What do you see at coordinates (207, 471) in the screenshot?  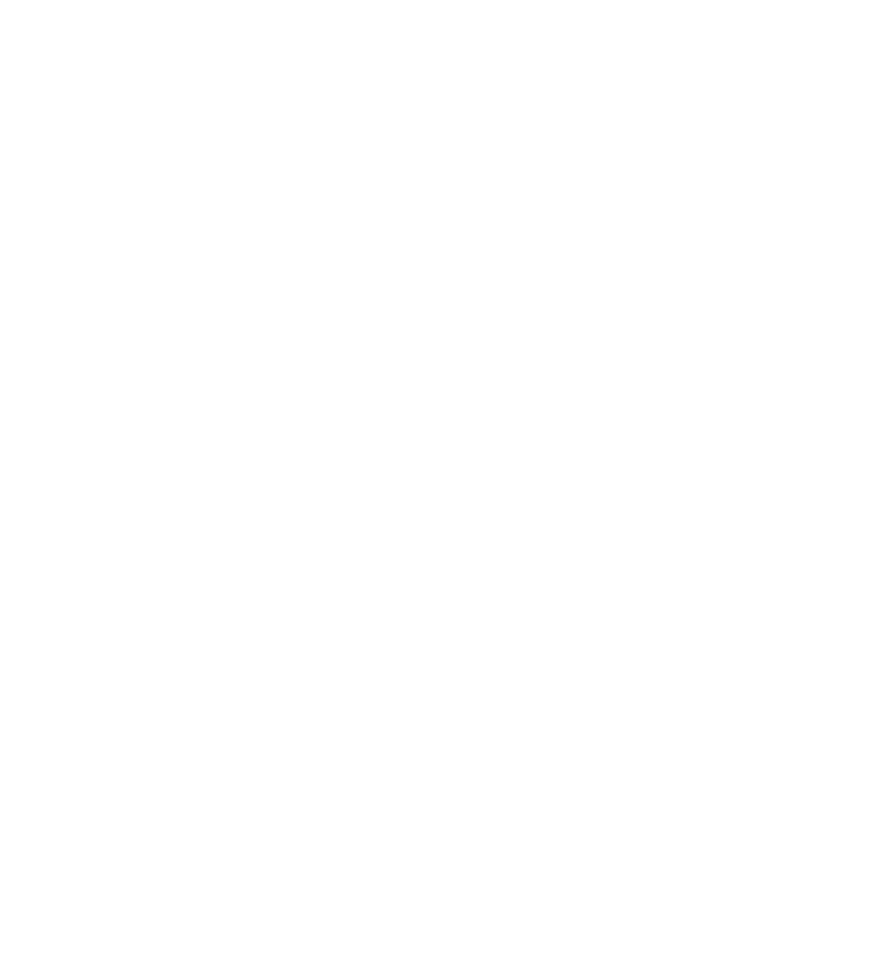 I see `'Moises Voice Studio Debuts'` at bounding box center [207, 471].